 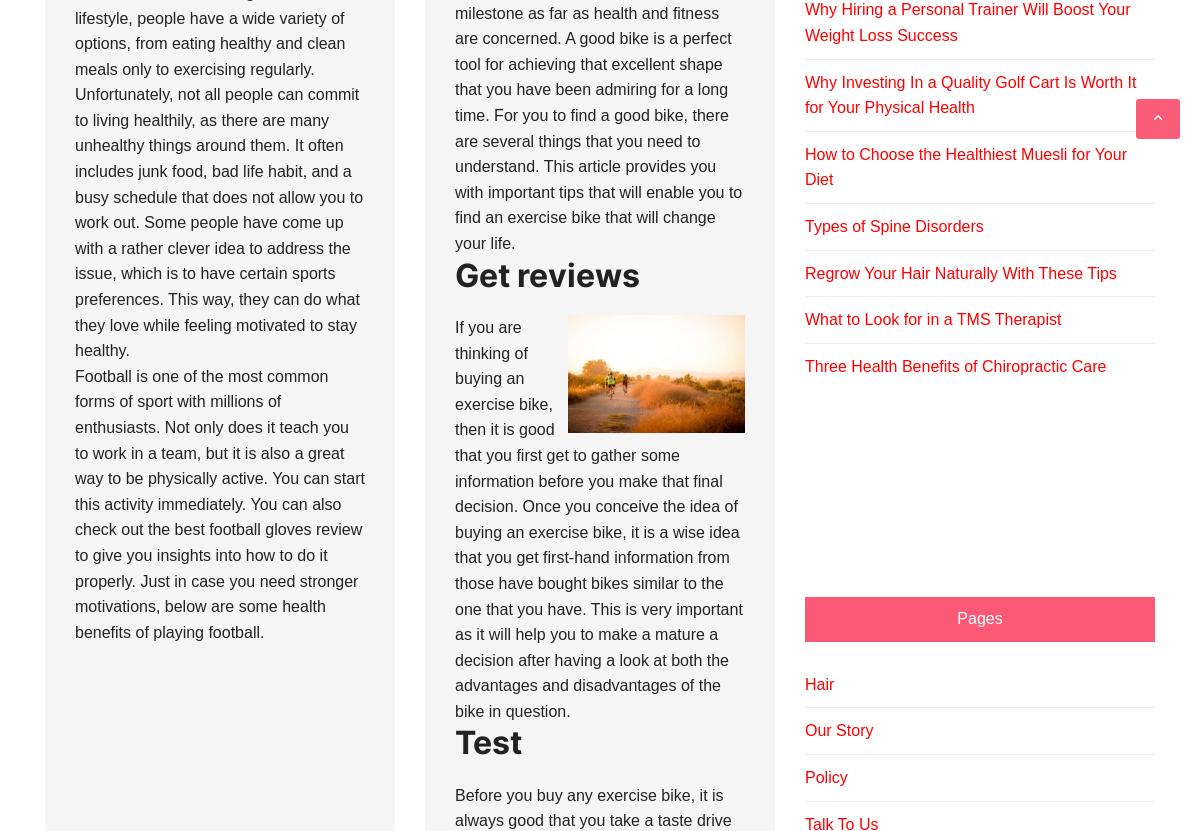 What do you see at coordinates (979, 616) in the screenshot?
I see `'Pages'` at bounding box center [979, 616].